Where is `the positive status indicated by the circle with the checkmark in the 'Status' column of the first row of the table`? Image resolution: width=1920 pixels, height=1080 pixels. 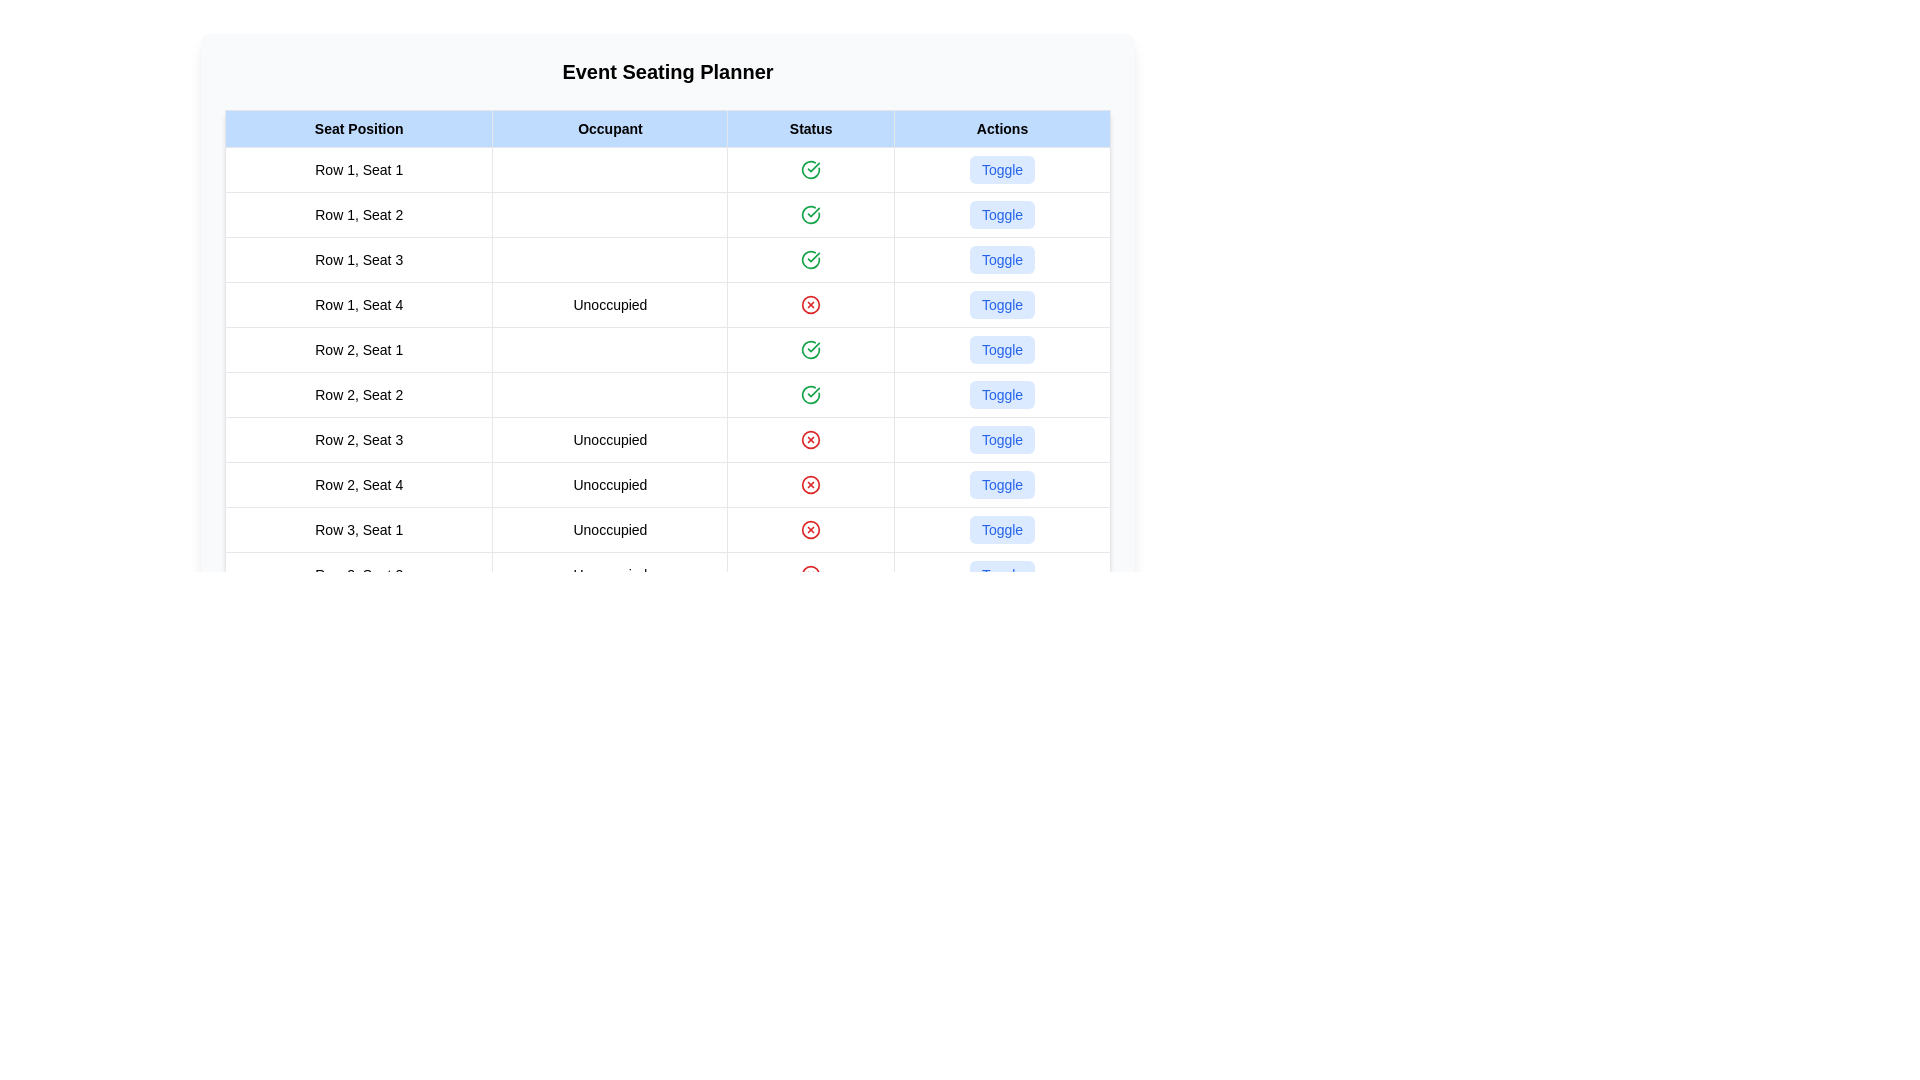 the positive status indicated by the circle with the checkmark in the 'Status' column of the first row of the table is located at coordinates (811, 168).